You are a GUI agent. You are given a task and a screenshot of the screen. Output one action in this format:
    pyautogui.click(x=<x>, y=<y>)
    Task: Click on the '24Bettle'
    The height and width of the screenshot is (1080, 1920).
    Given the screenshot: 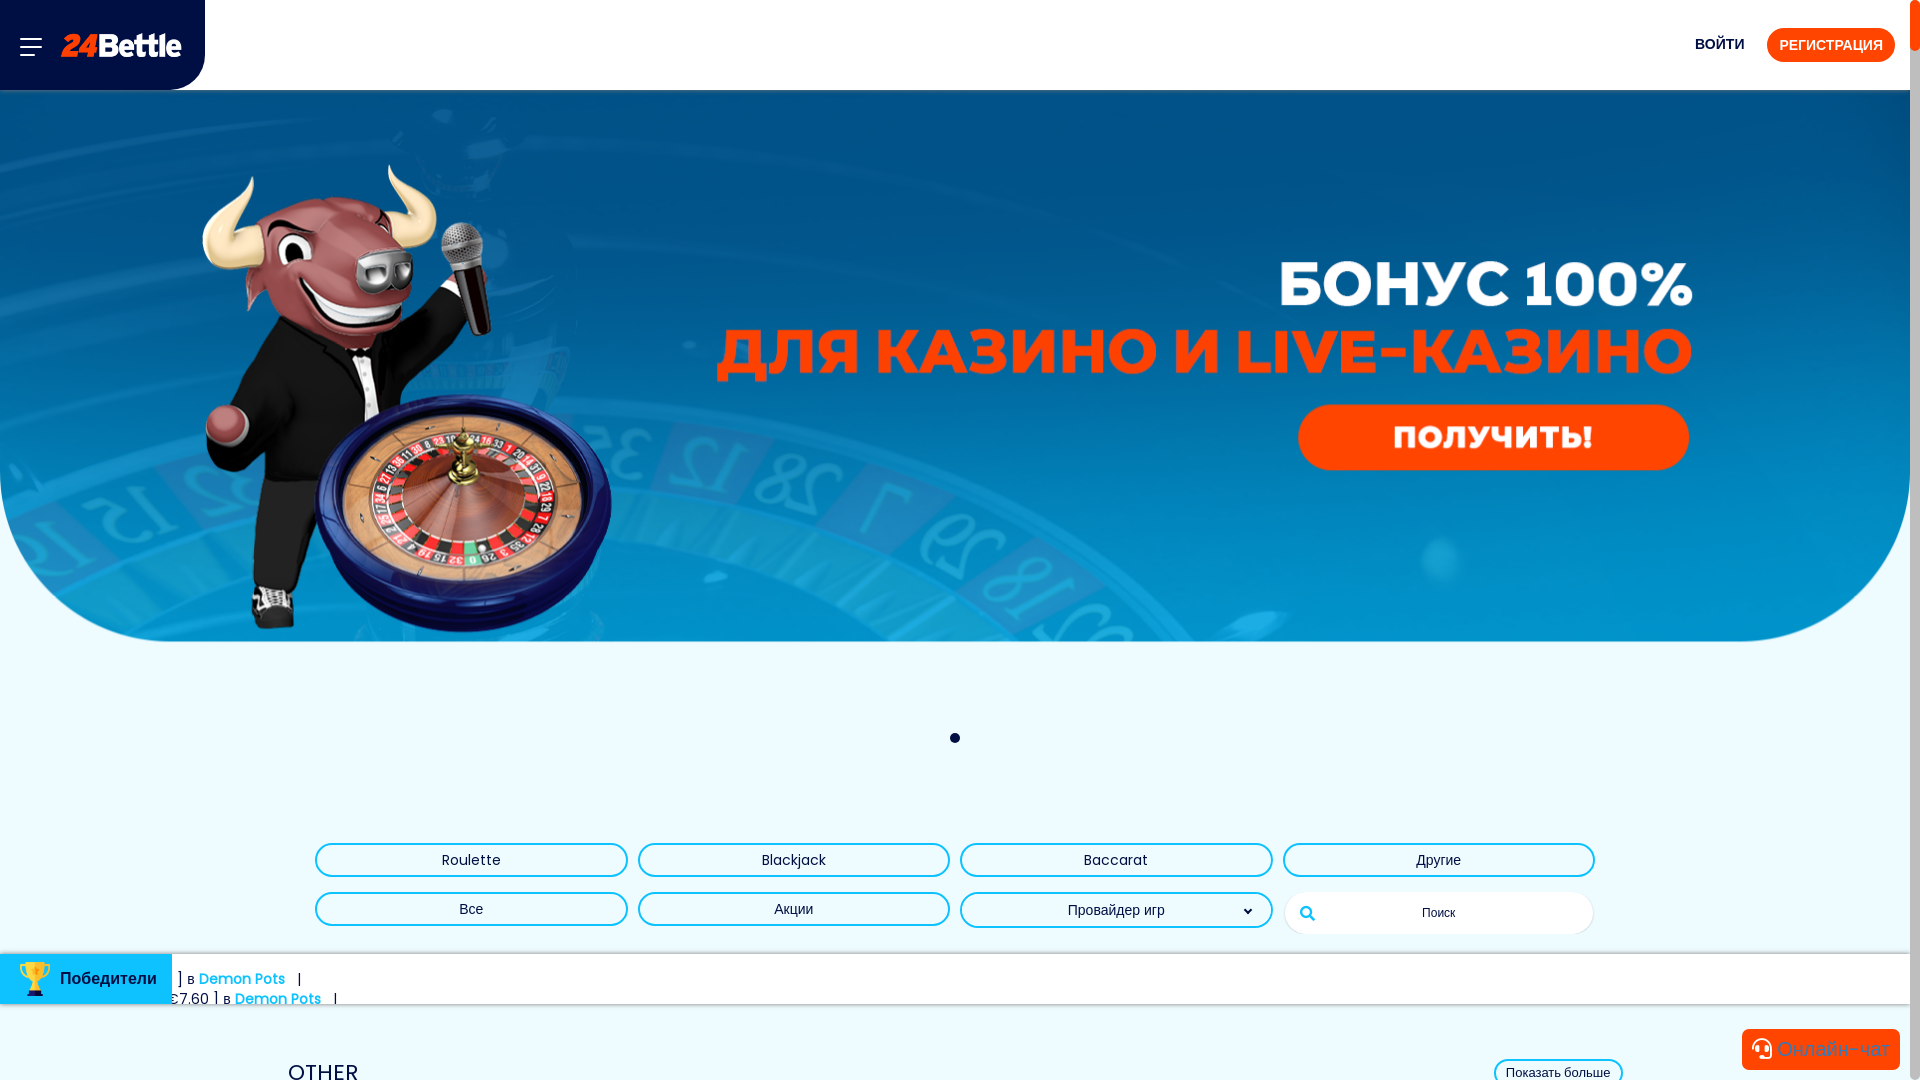 What is the action you would take?
    pyautogui.click(x=119, y=45)
    